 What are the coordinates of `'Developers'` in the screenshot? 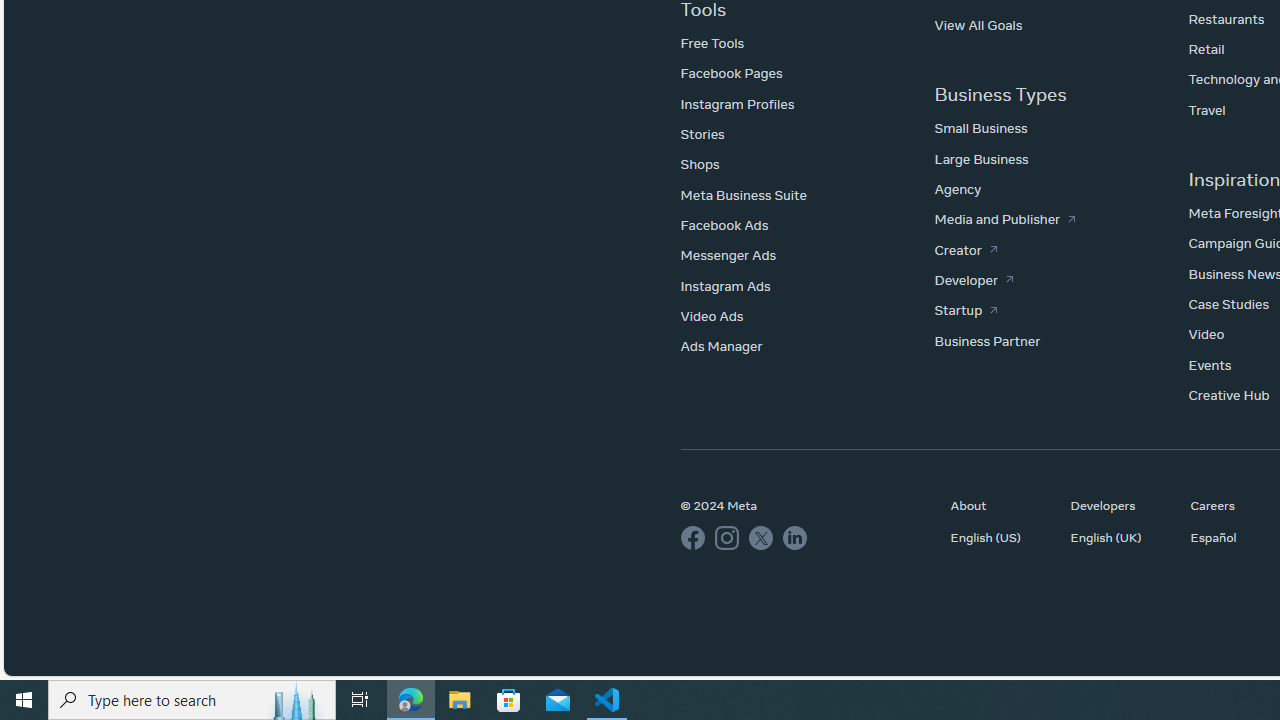 It's located at (1120, 504).